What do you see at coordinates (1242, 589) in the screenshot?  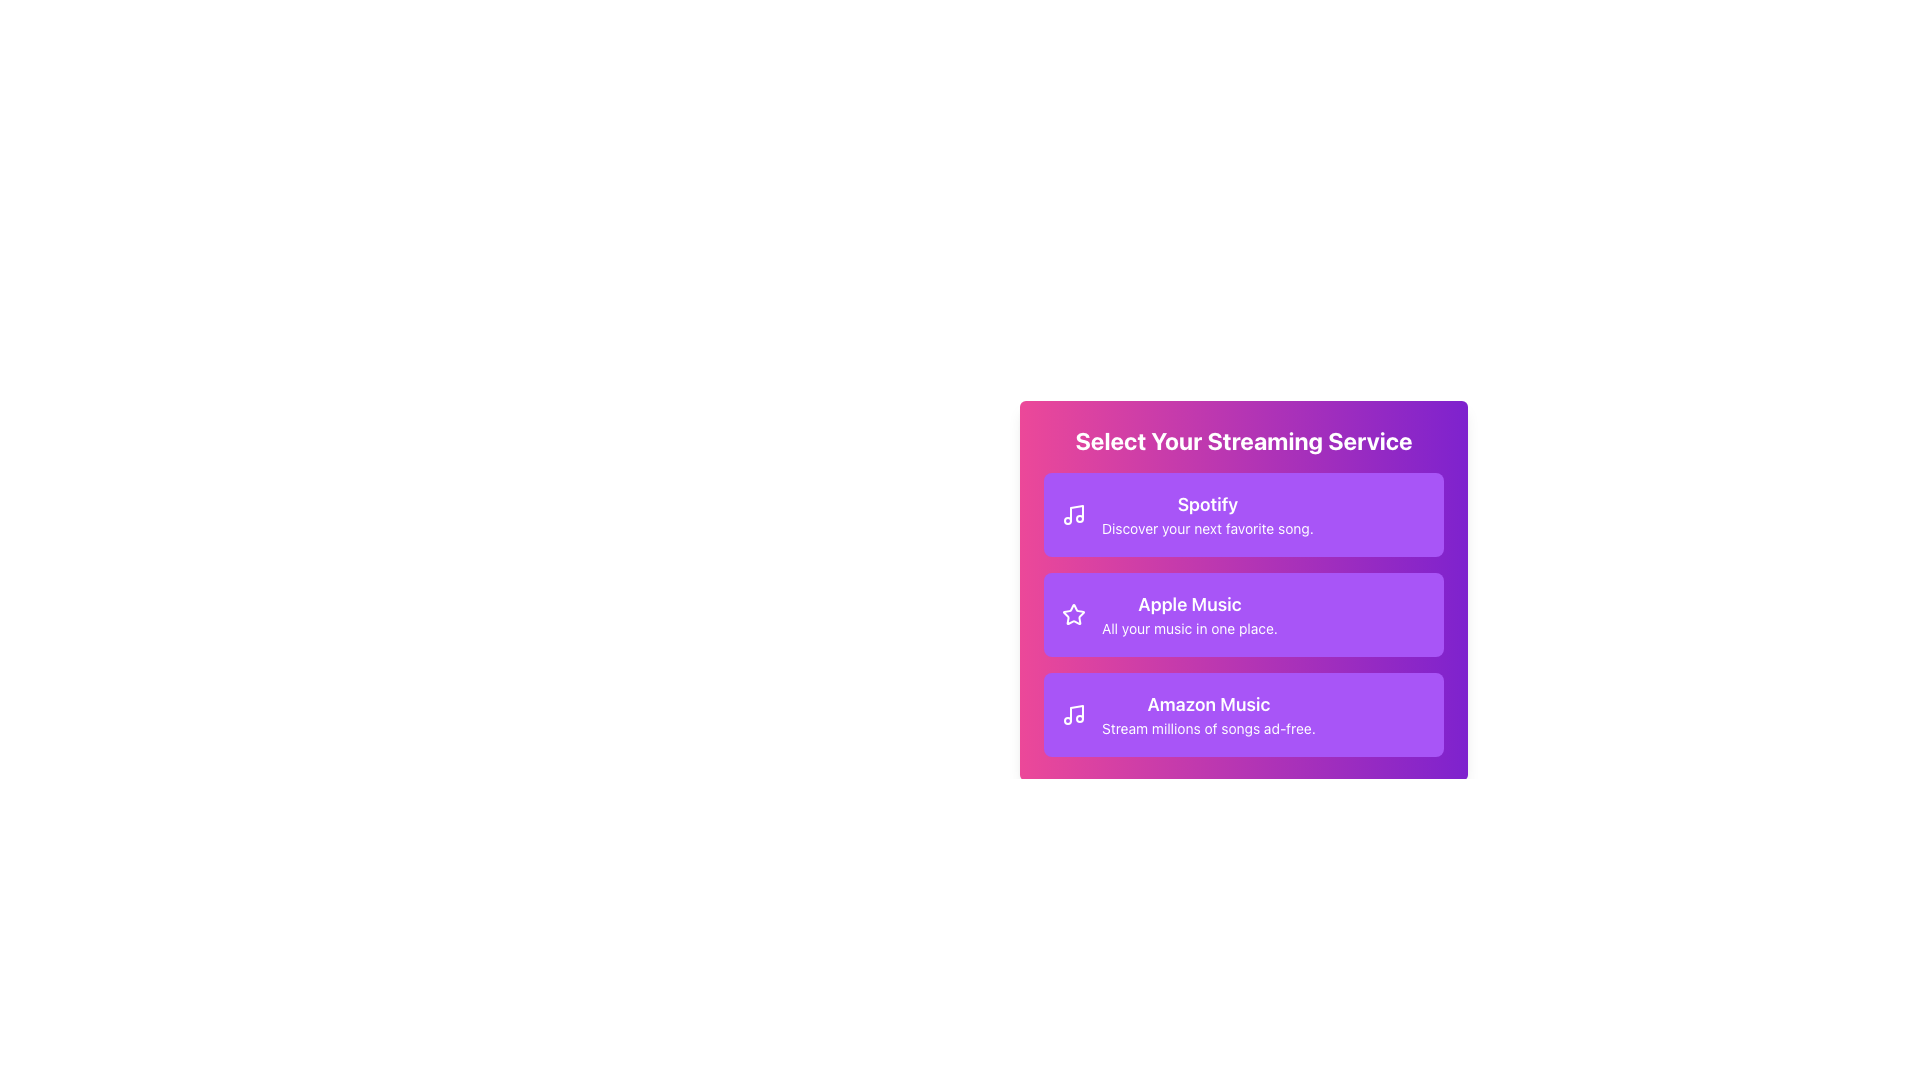 I see `the Interactive Button for selecting the Apple Music streaming service, which is the second option in a vertical stack of three selections` at bounding box center [1242, 589].